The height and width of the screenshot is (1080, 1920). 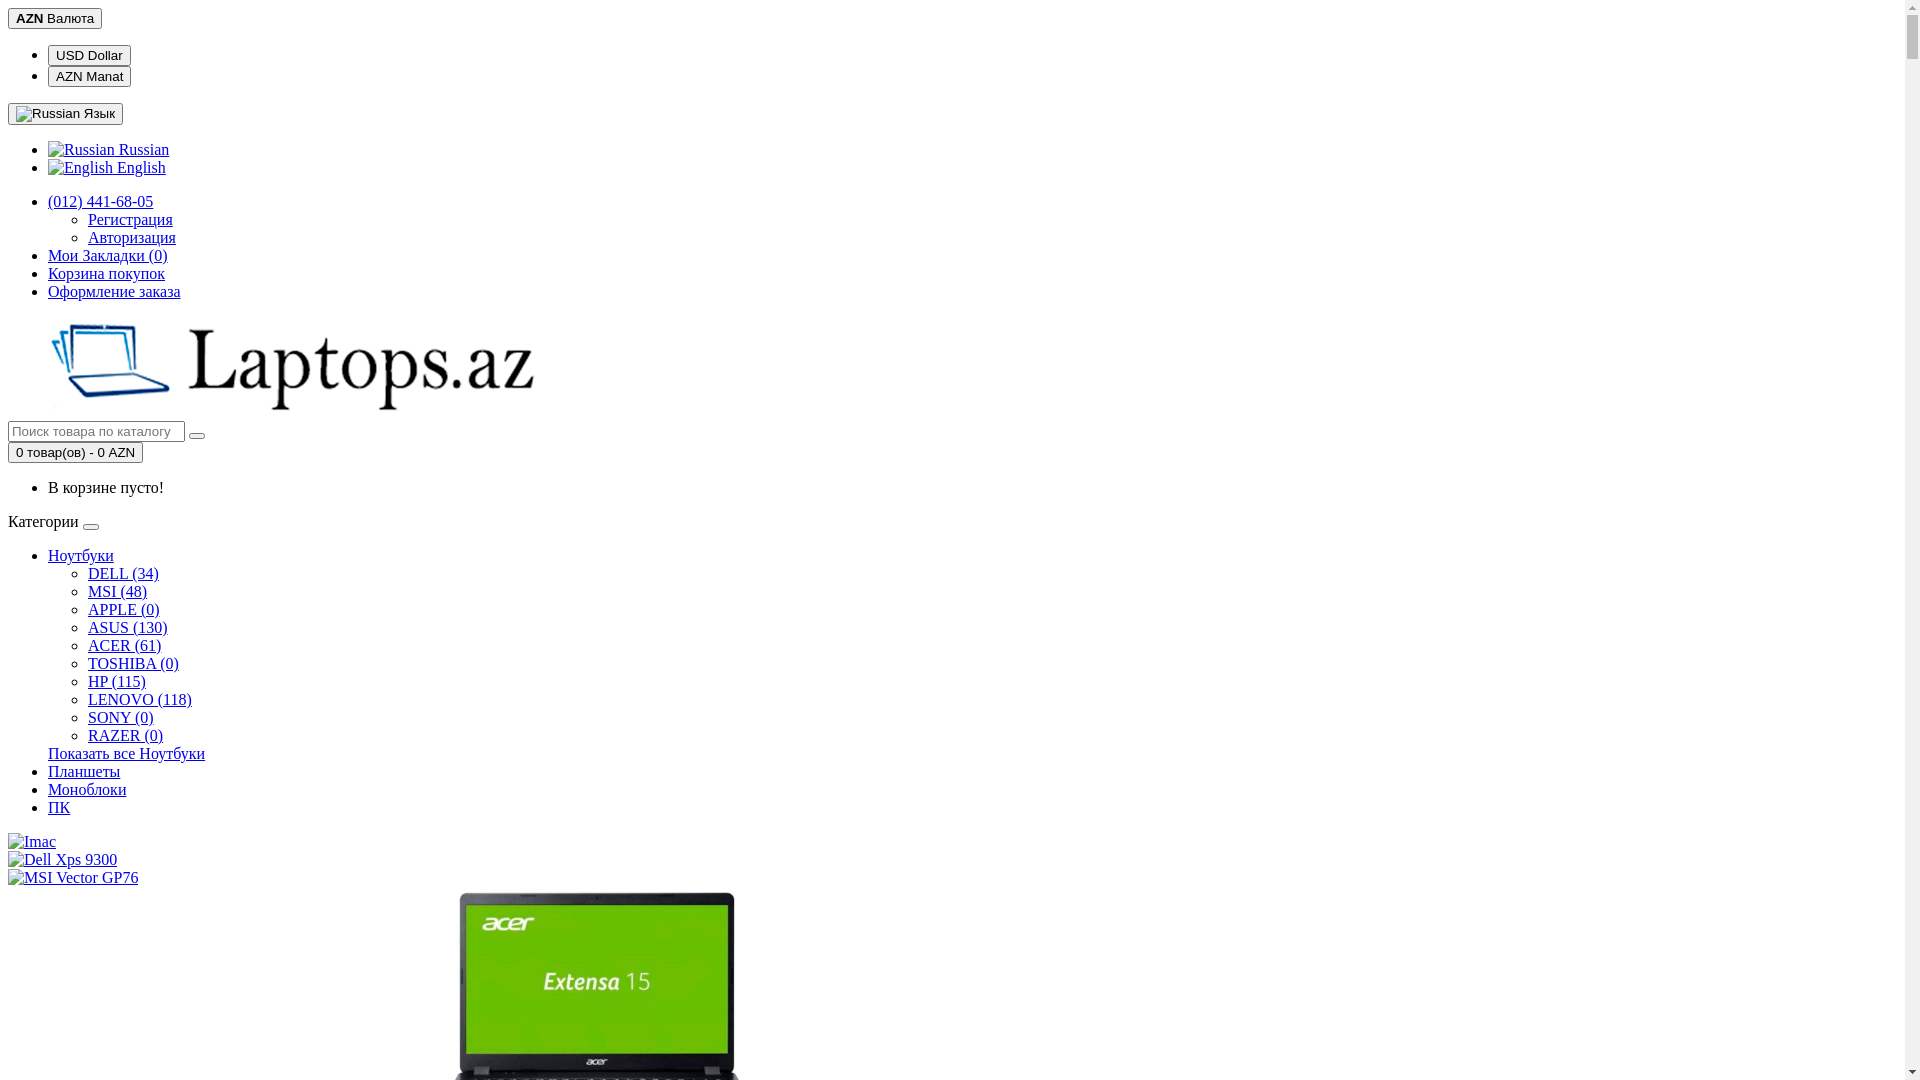 What do you see at coordinates (86, 680) in the screenshot?
I see `'HP (115)'` at bounding box center [86, 680].